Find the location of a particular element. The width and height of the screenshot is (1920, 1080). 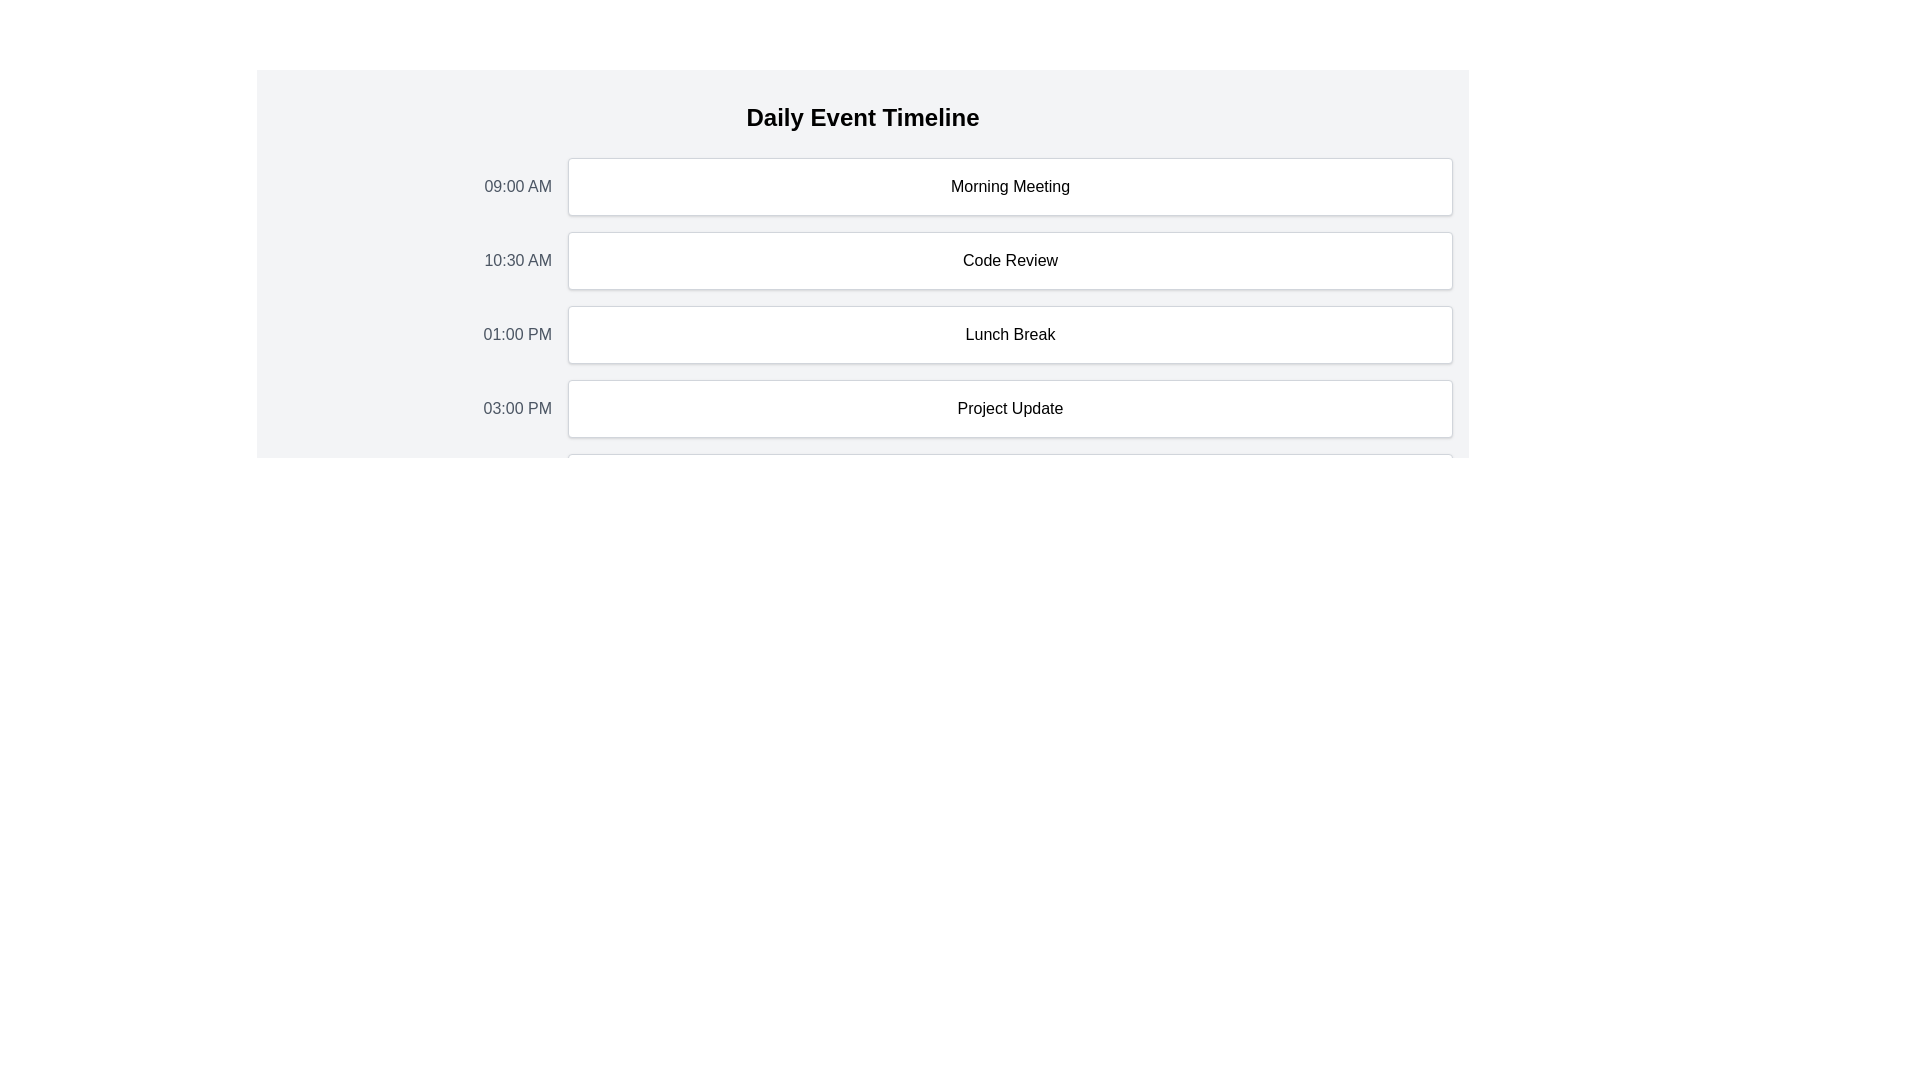

the third schedule entry in the timeline, which displays '01:00 PM' on the left and 'Lunch Break' in a white box next to it for scheduling purposes is located at coordinates (863, 334).